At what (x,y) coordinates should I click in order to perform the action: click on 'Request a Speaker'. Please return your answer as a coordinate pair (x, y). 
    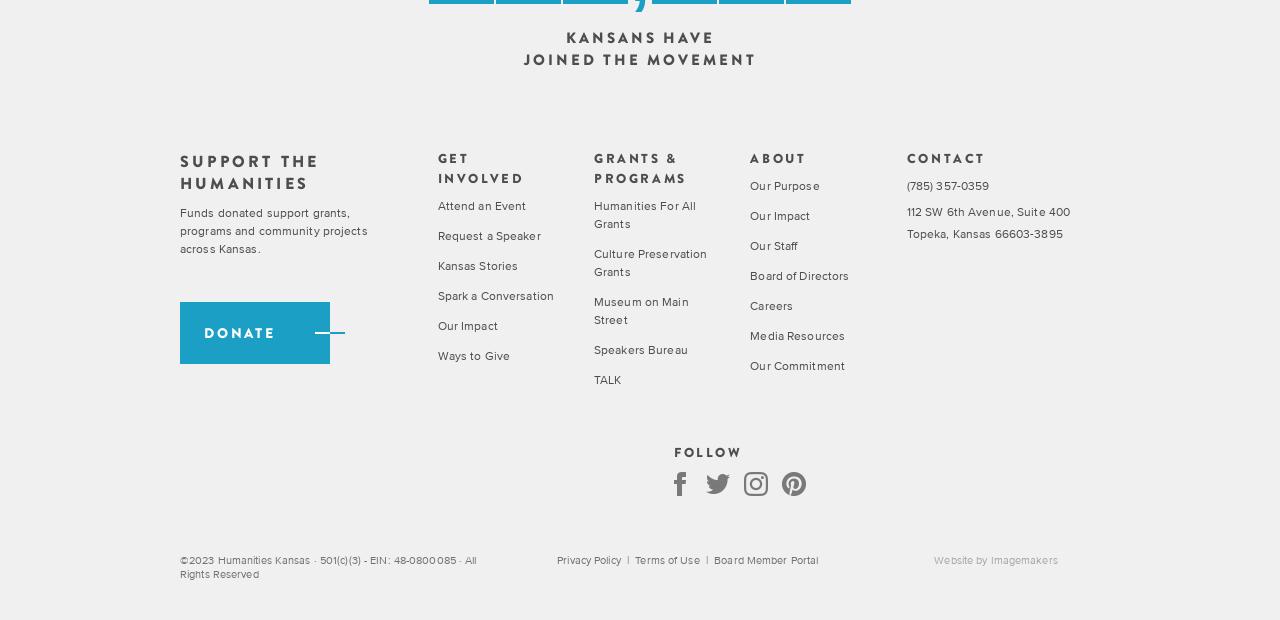
    Looking at the image, I should click on (488, 234).